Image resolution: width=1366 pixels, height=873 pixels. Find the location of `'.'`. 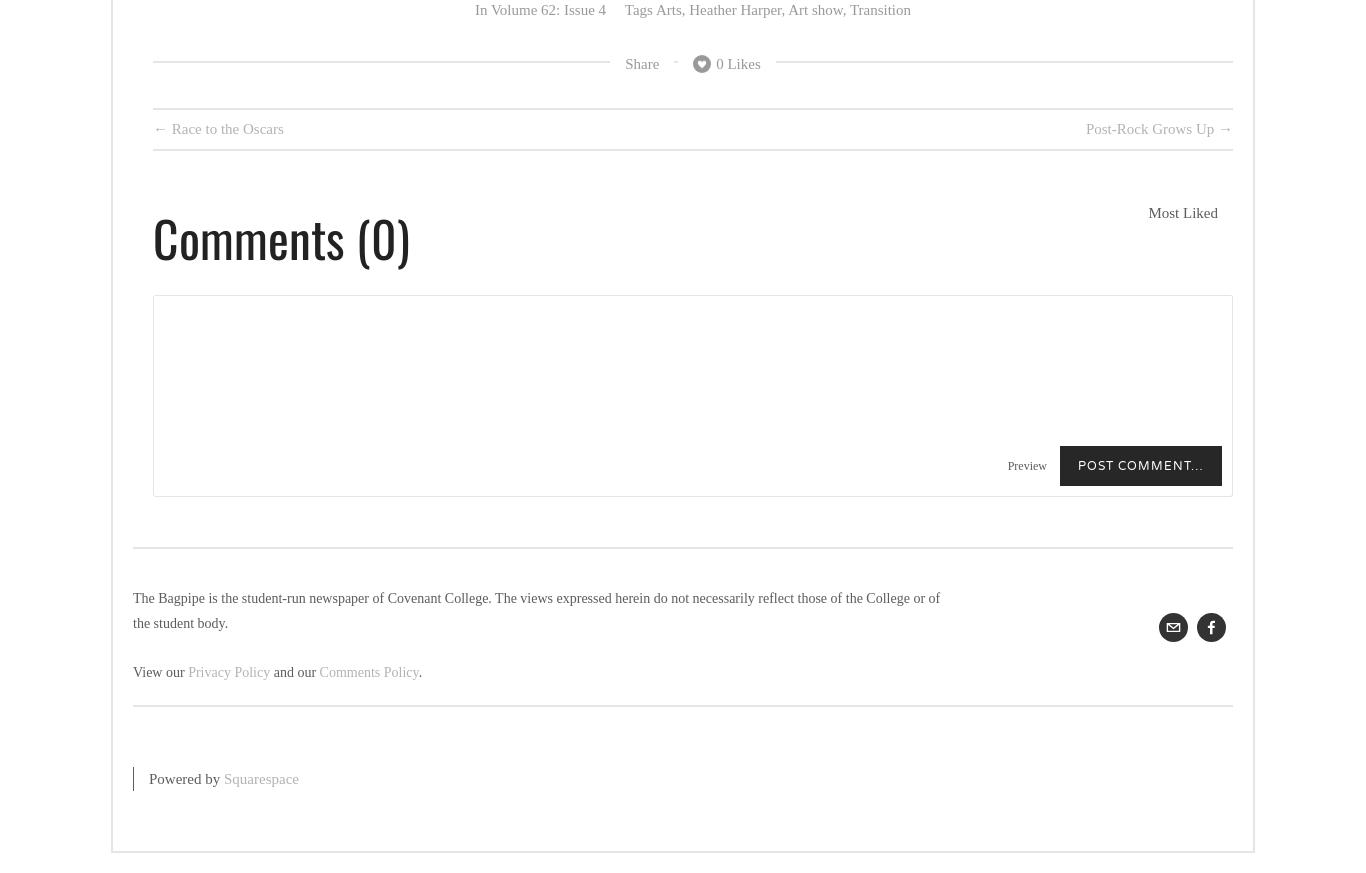

'.' is located at coordinates (416, 672).